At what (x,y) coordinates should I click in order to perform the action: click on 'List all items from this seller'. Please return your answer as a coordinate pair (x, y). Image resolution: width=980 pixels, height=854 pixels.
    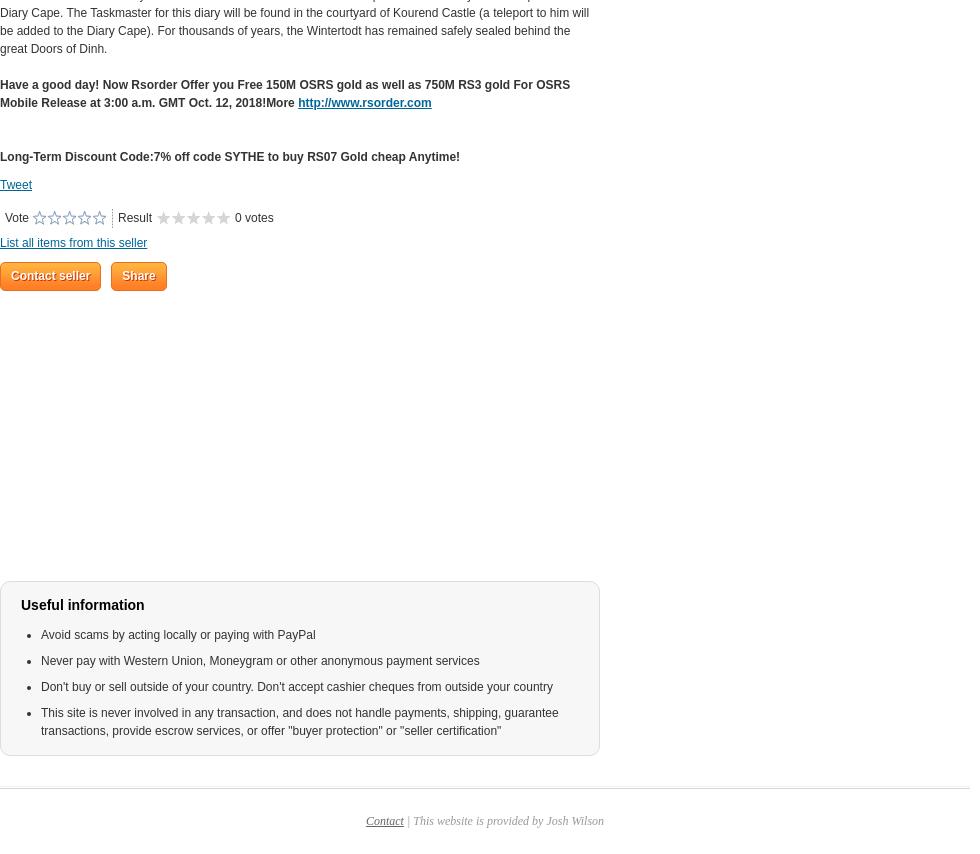
    Looking at the image, I should click on (0, 242).